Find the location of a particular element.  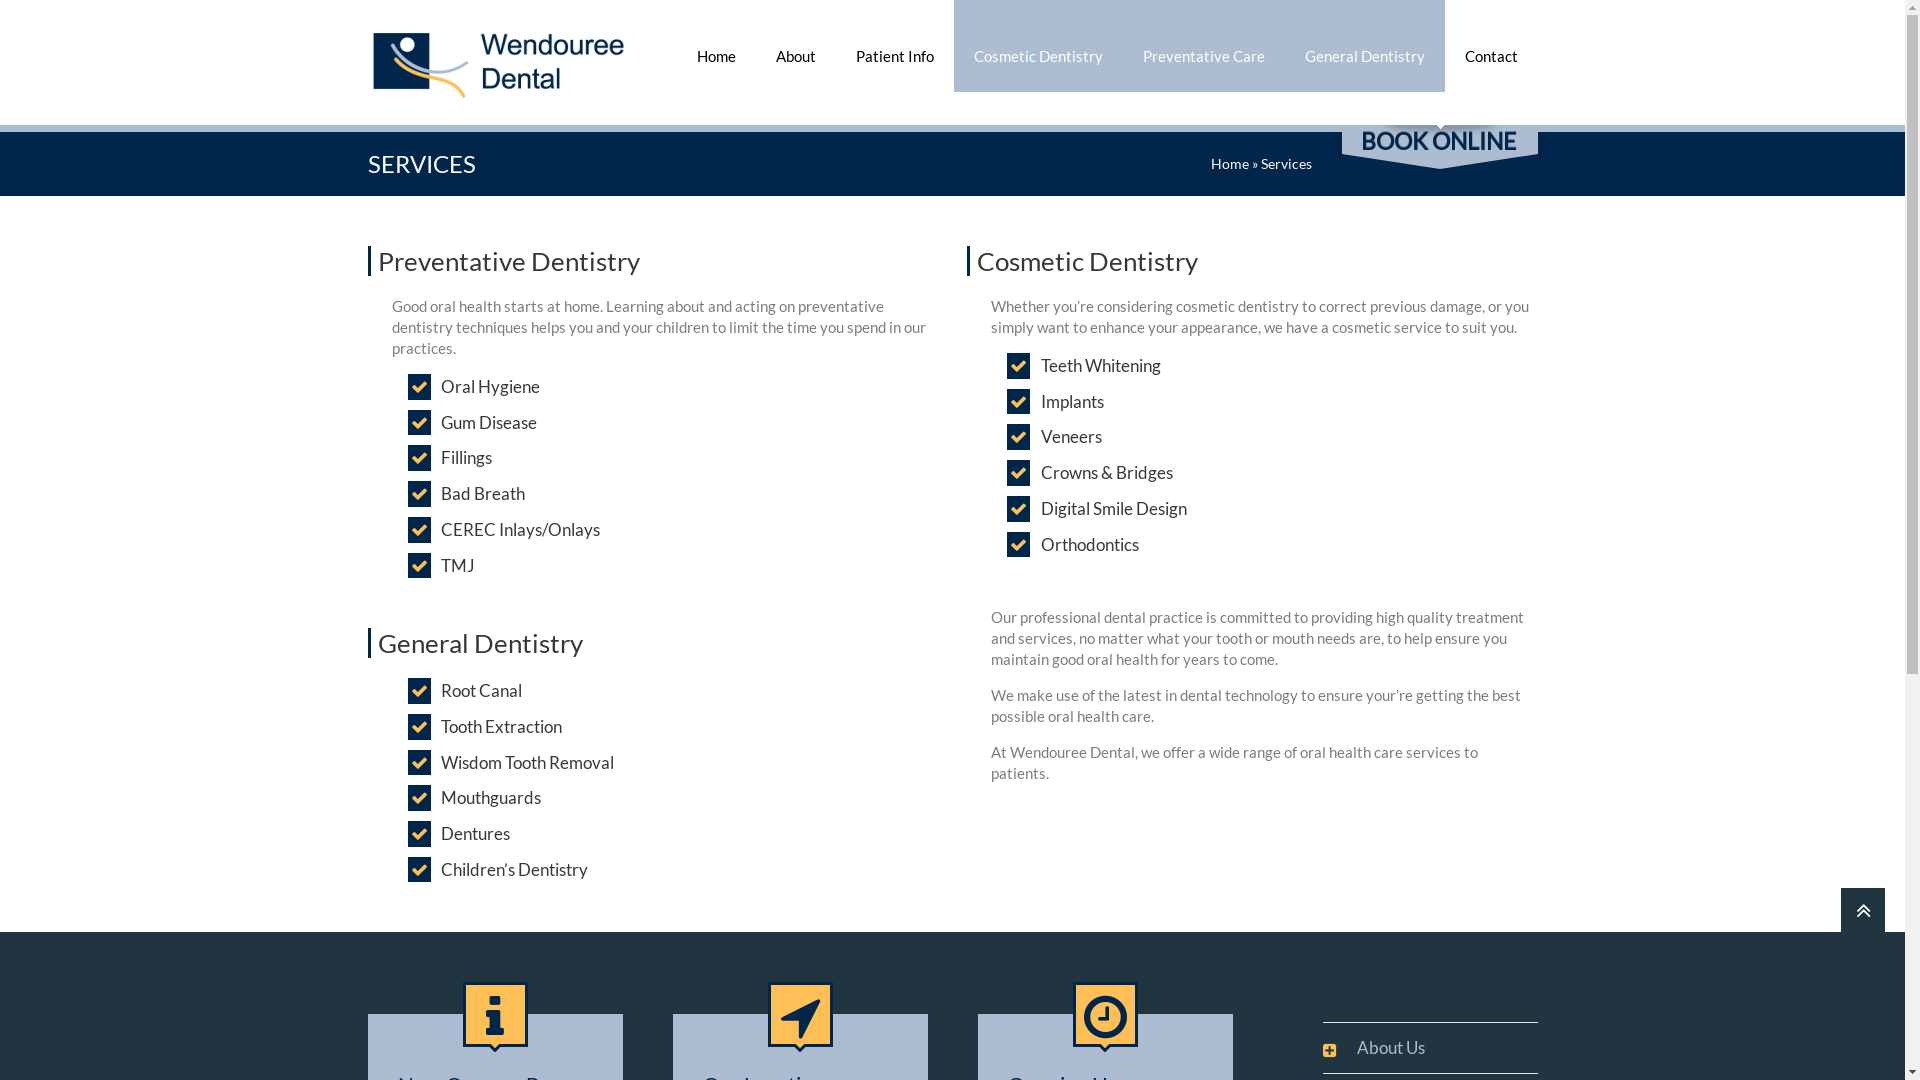

'Crowns & Bridges' is located at coordinates (1106, 473).